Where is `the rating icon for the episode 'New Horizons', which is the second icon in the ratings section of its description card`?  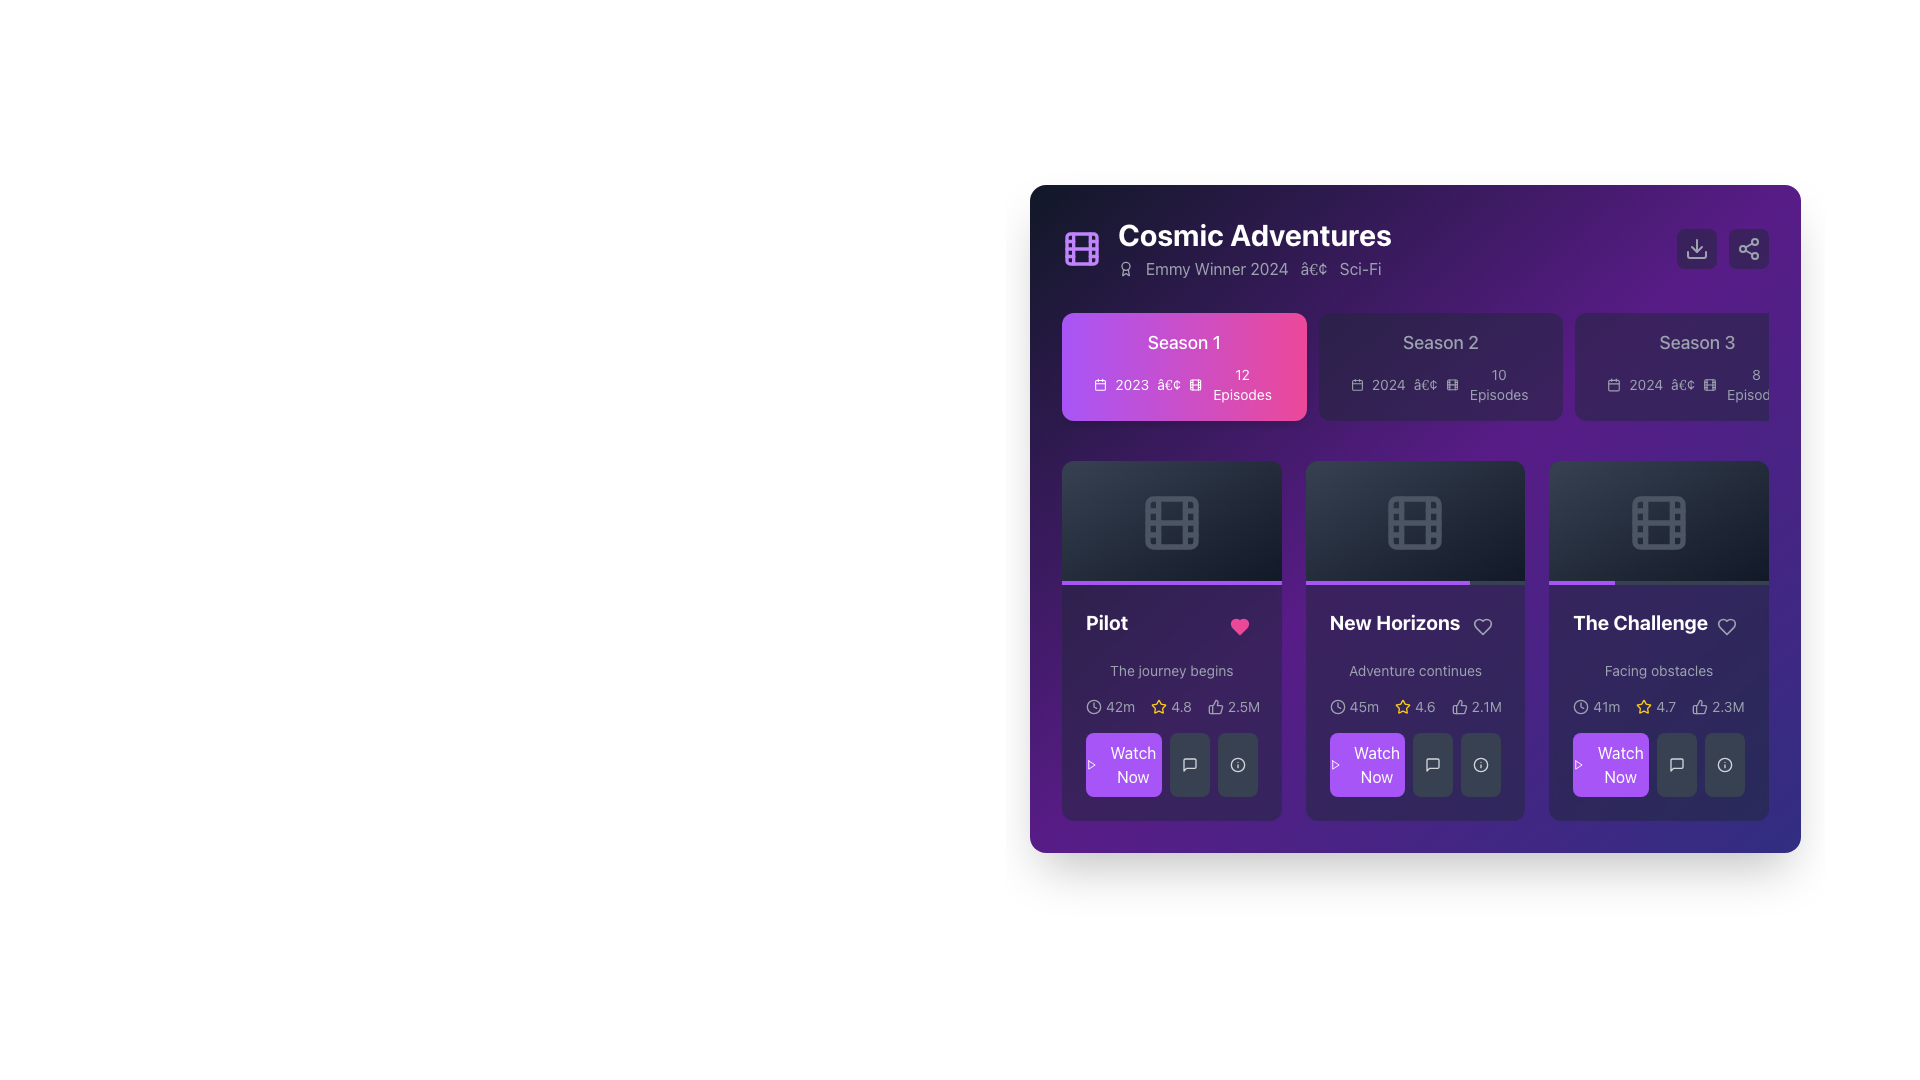 the rating icon for the episode 'New Horizons', which is the second icon in the ratings section of its description card is located at coordinates (1402, 705).